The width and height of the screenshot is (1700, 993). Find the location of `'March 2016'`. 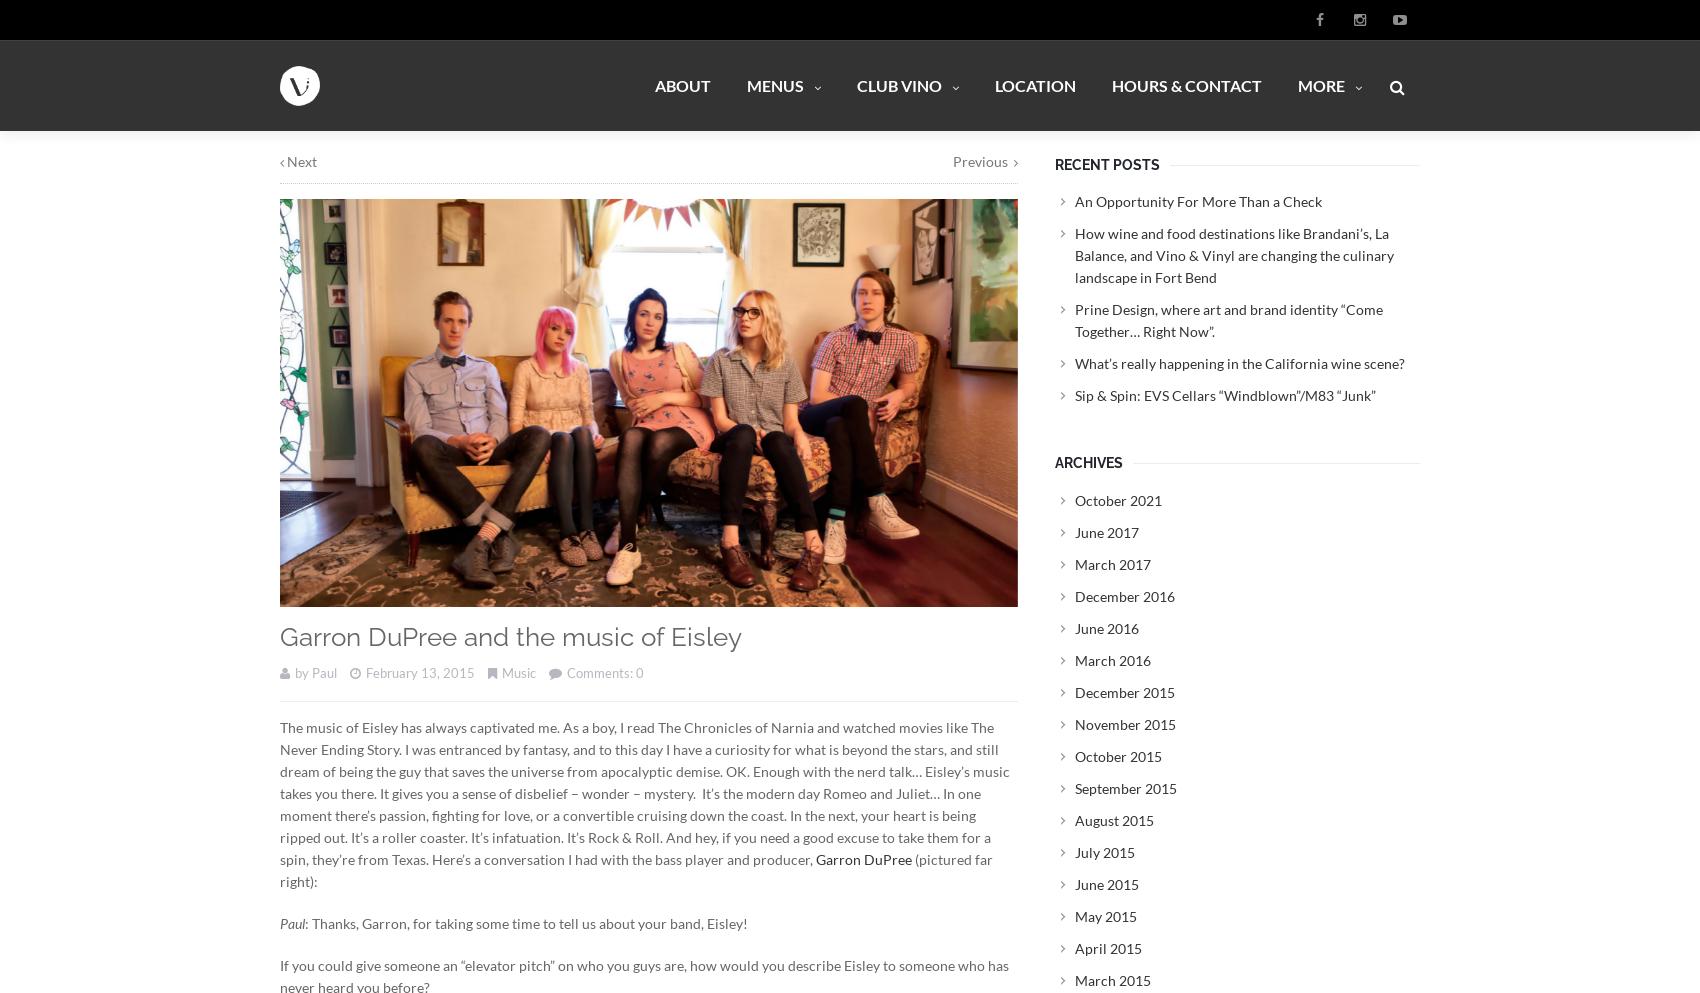

'March 2016' is located at coordinates (1112, 659).